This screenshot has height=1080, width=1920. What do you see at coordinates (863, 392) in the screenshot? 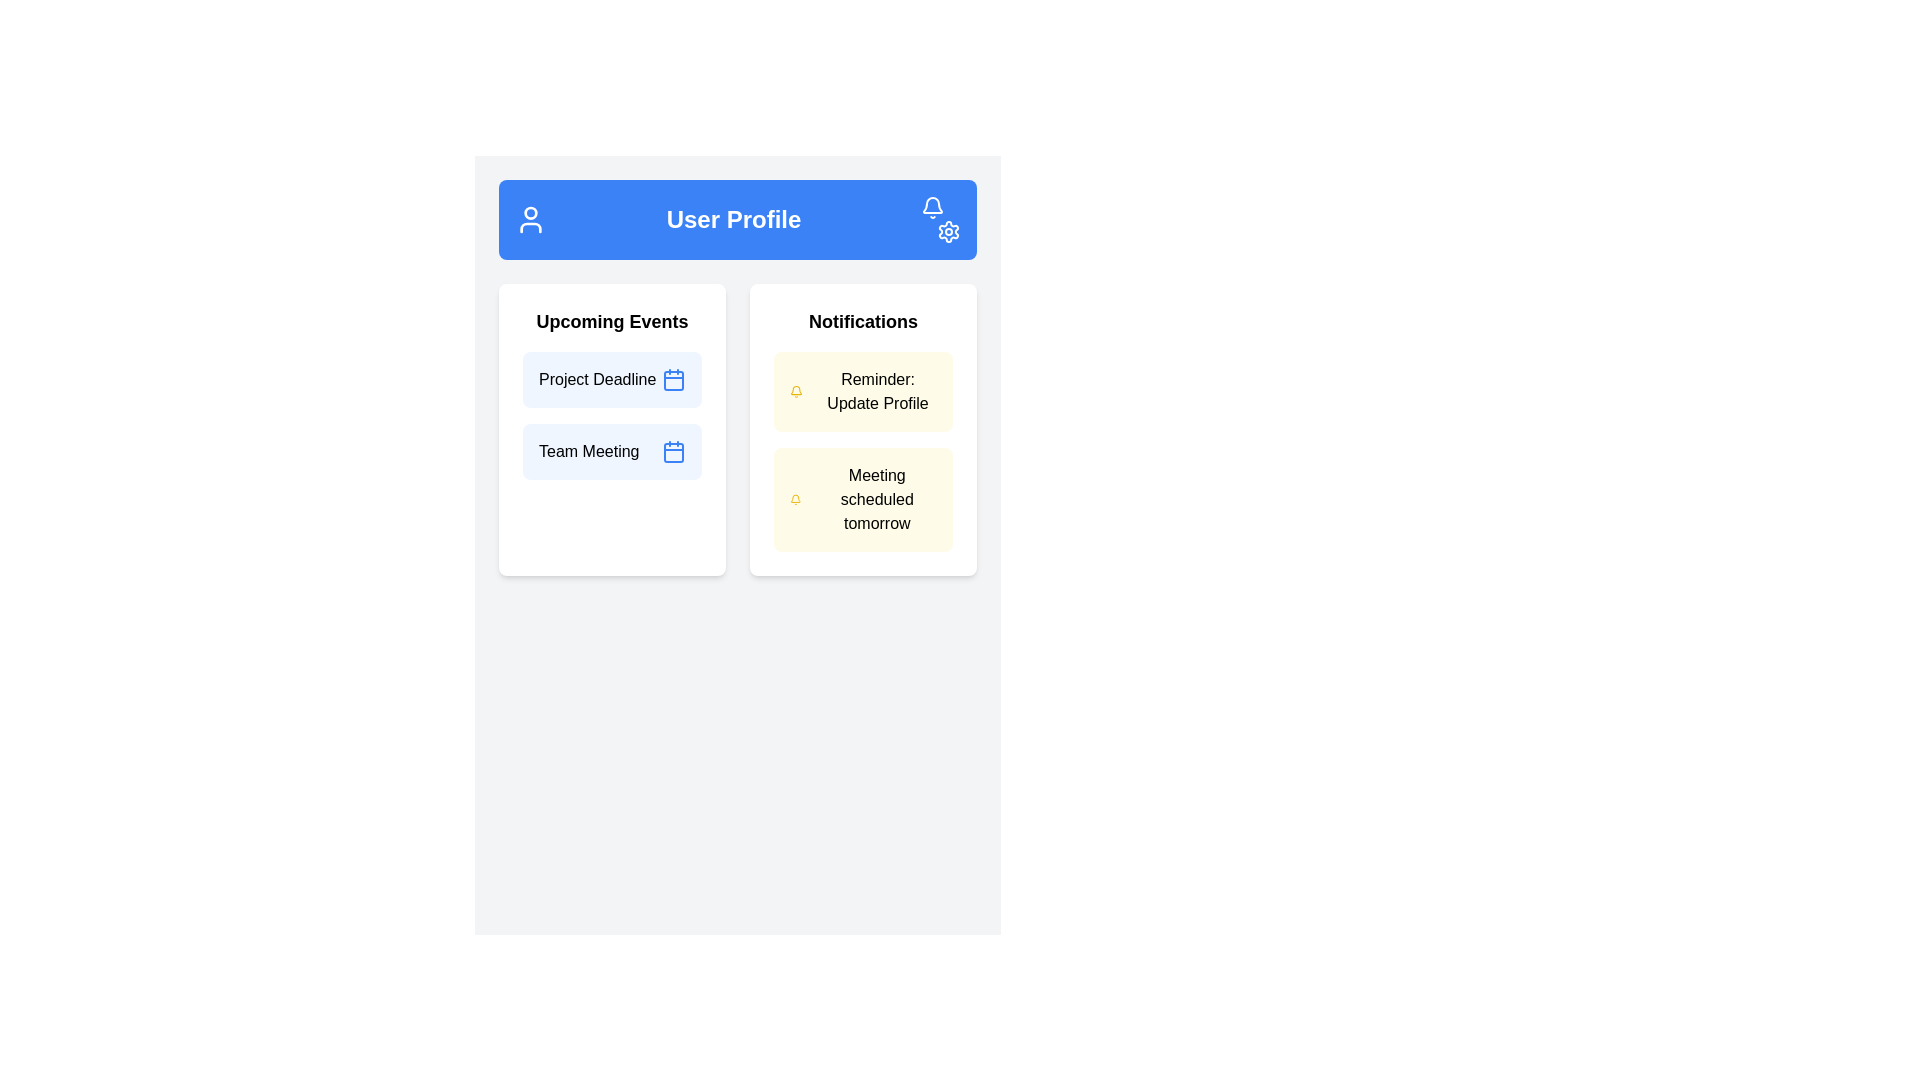
I see `the Notification card displaying a reminder message to update the user's profile, located in the right panel under 'Notifications'` at bounding box center [863, 392].